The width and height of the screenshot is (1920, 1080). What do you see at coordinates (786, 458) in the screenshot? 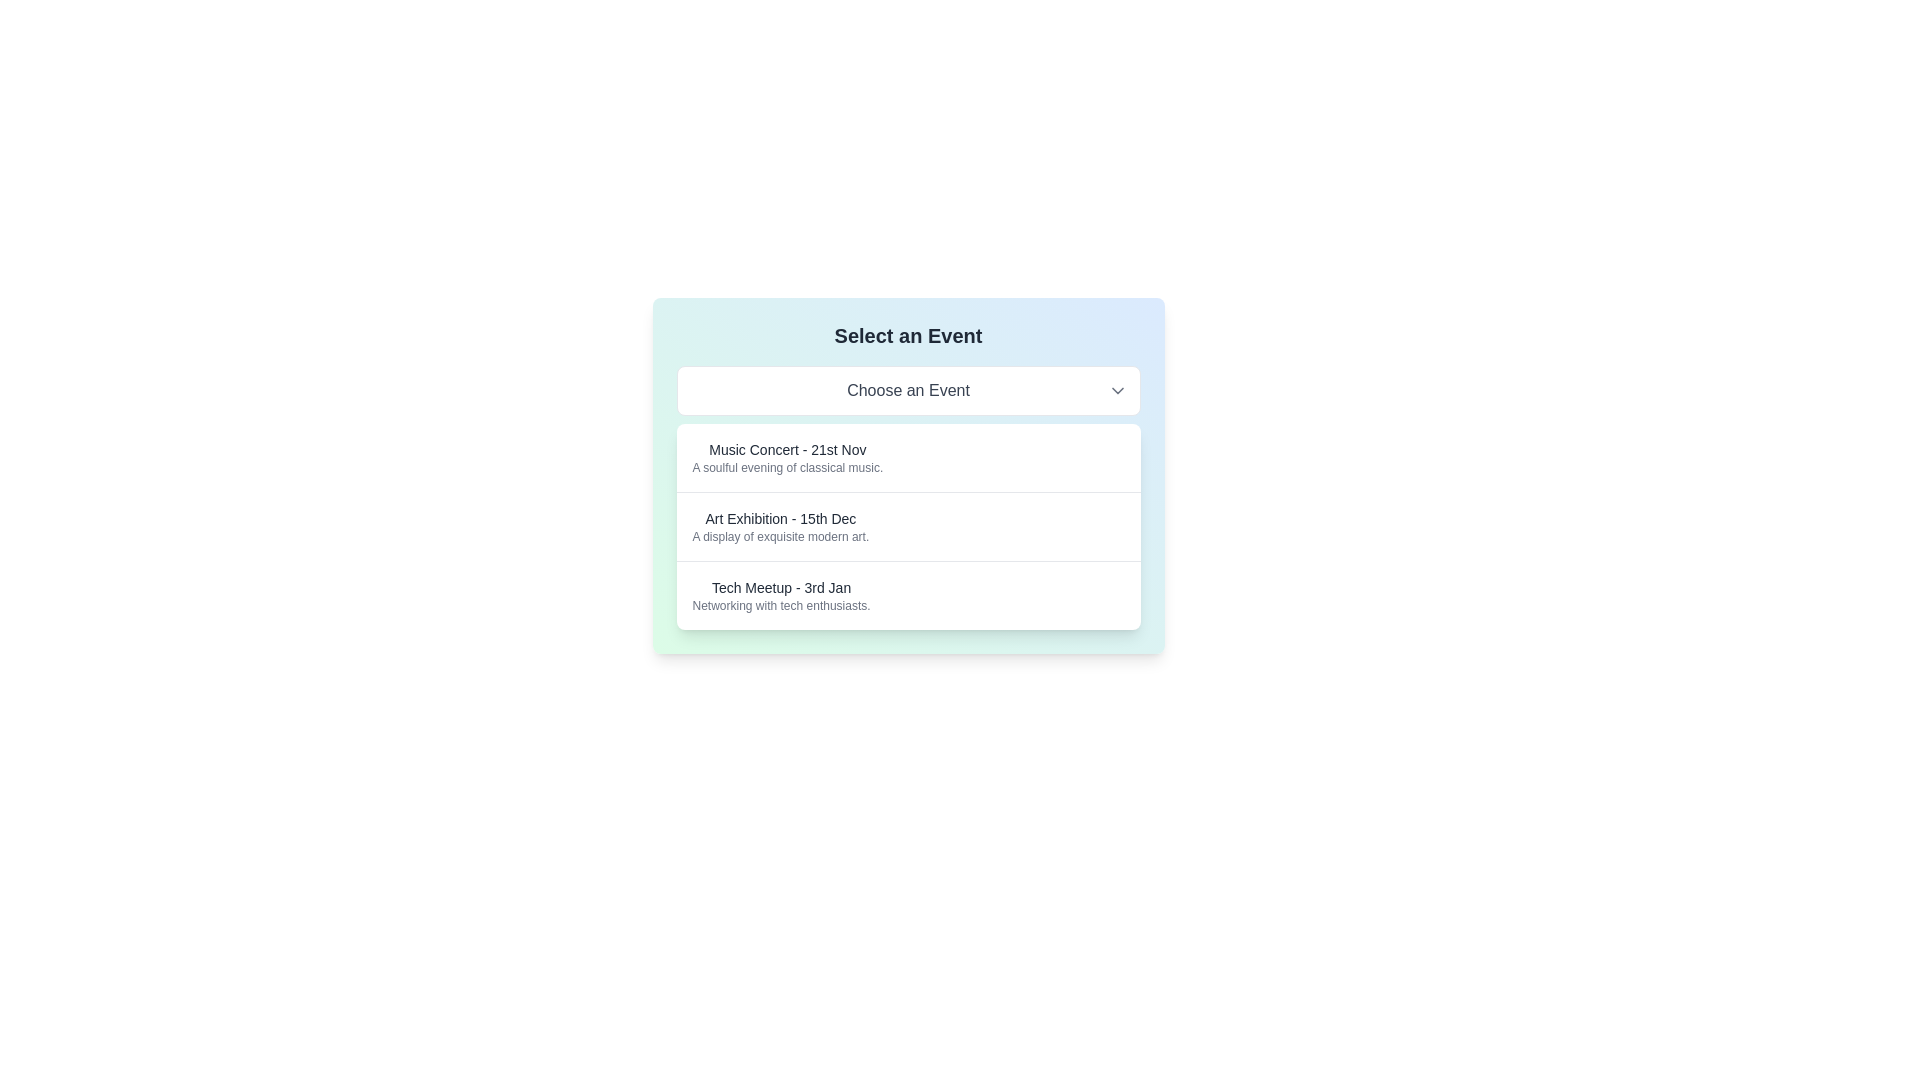
I see `the informational text block displaying 'Music Concert - 21st Nov'` at bounding box center [786, 458].